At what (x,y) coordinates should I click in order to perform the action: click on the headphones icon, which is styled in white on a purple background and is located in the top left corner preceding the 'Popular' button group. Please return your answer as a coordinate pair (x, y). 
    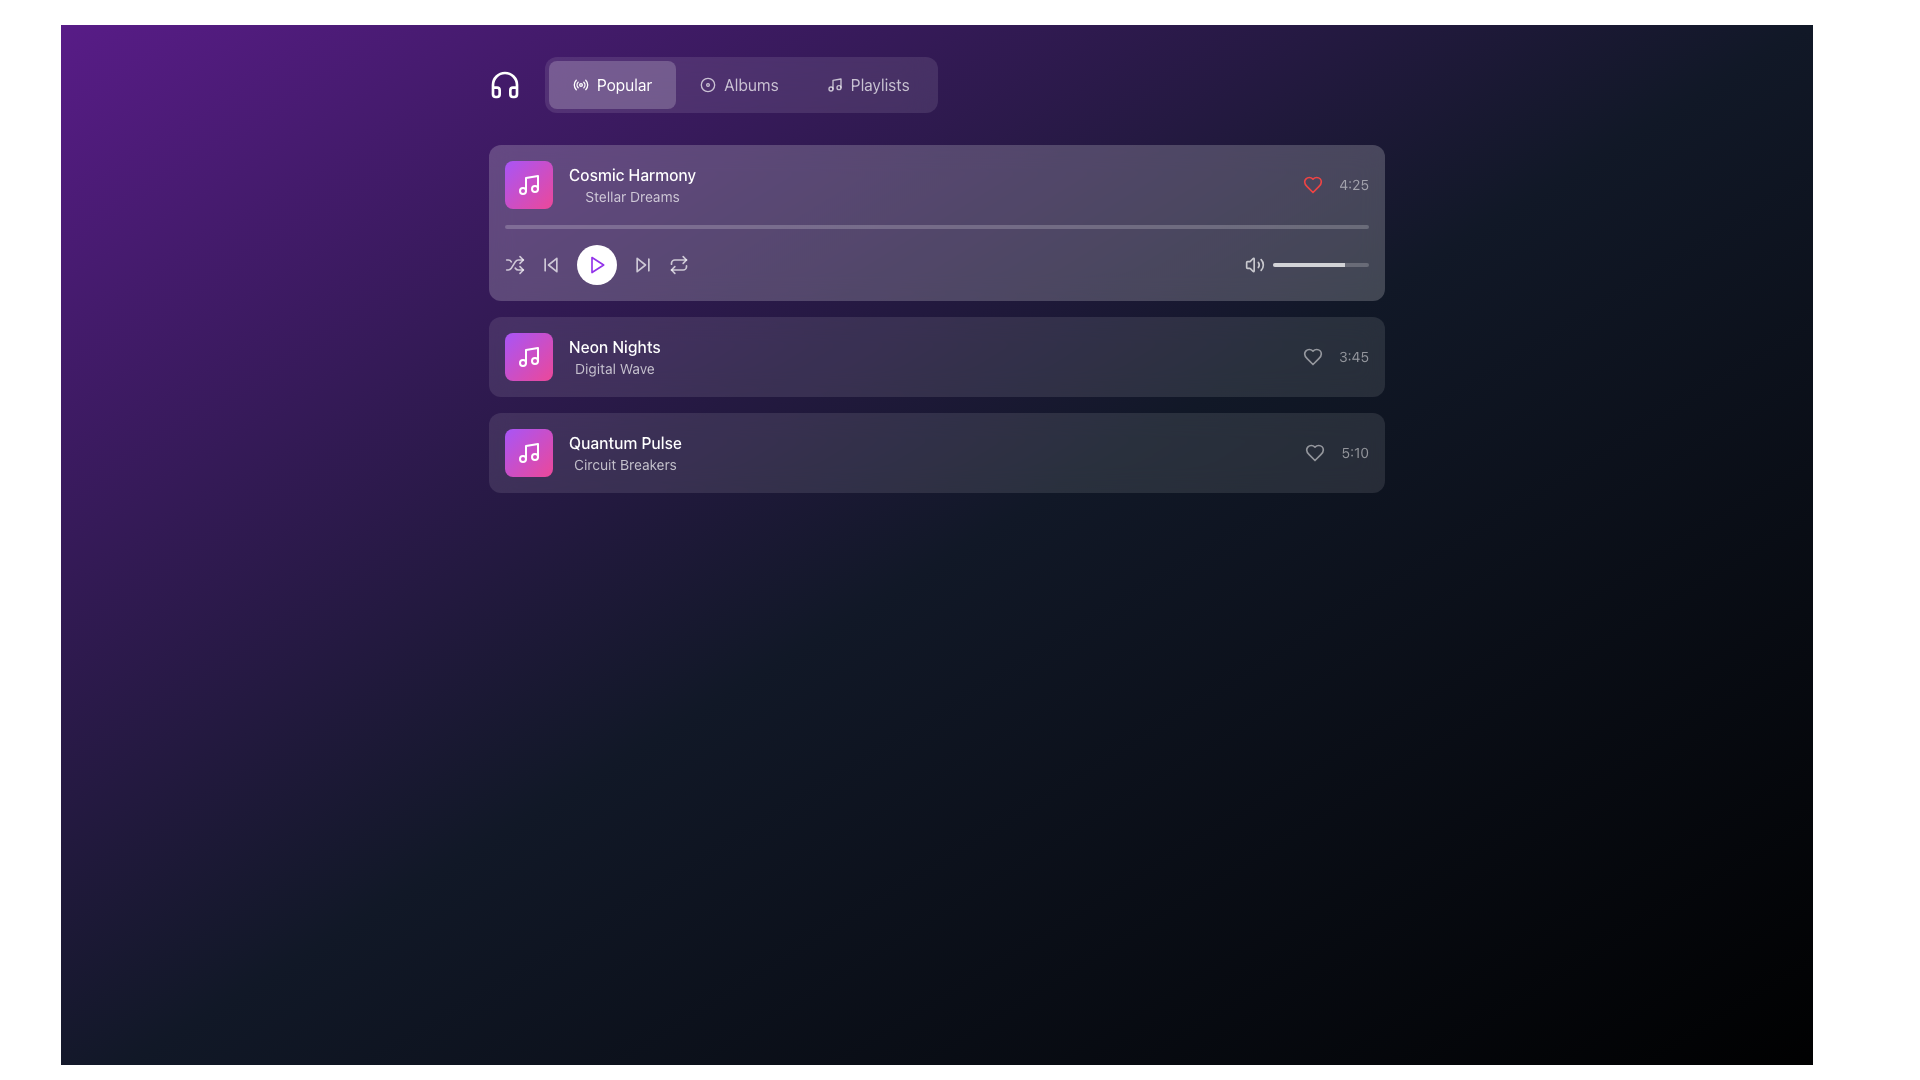
    Looking at the image, I should click on (504, 83).